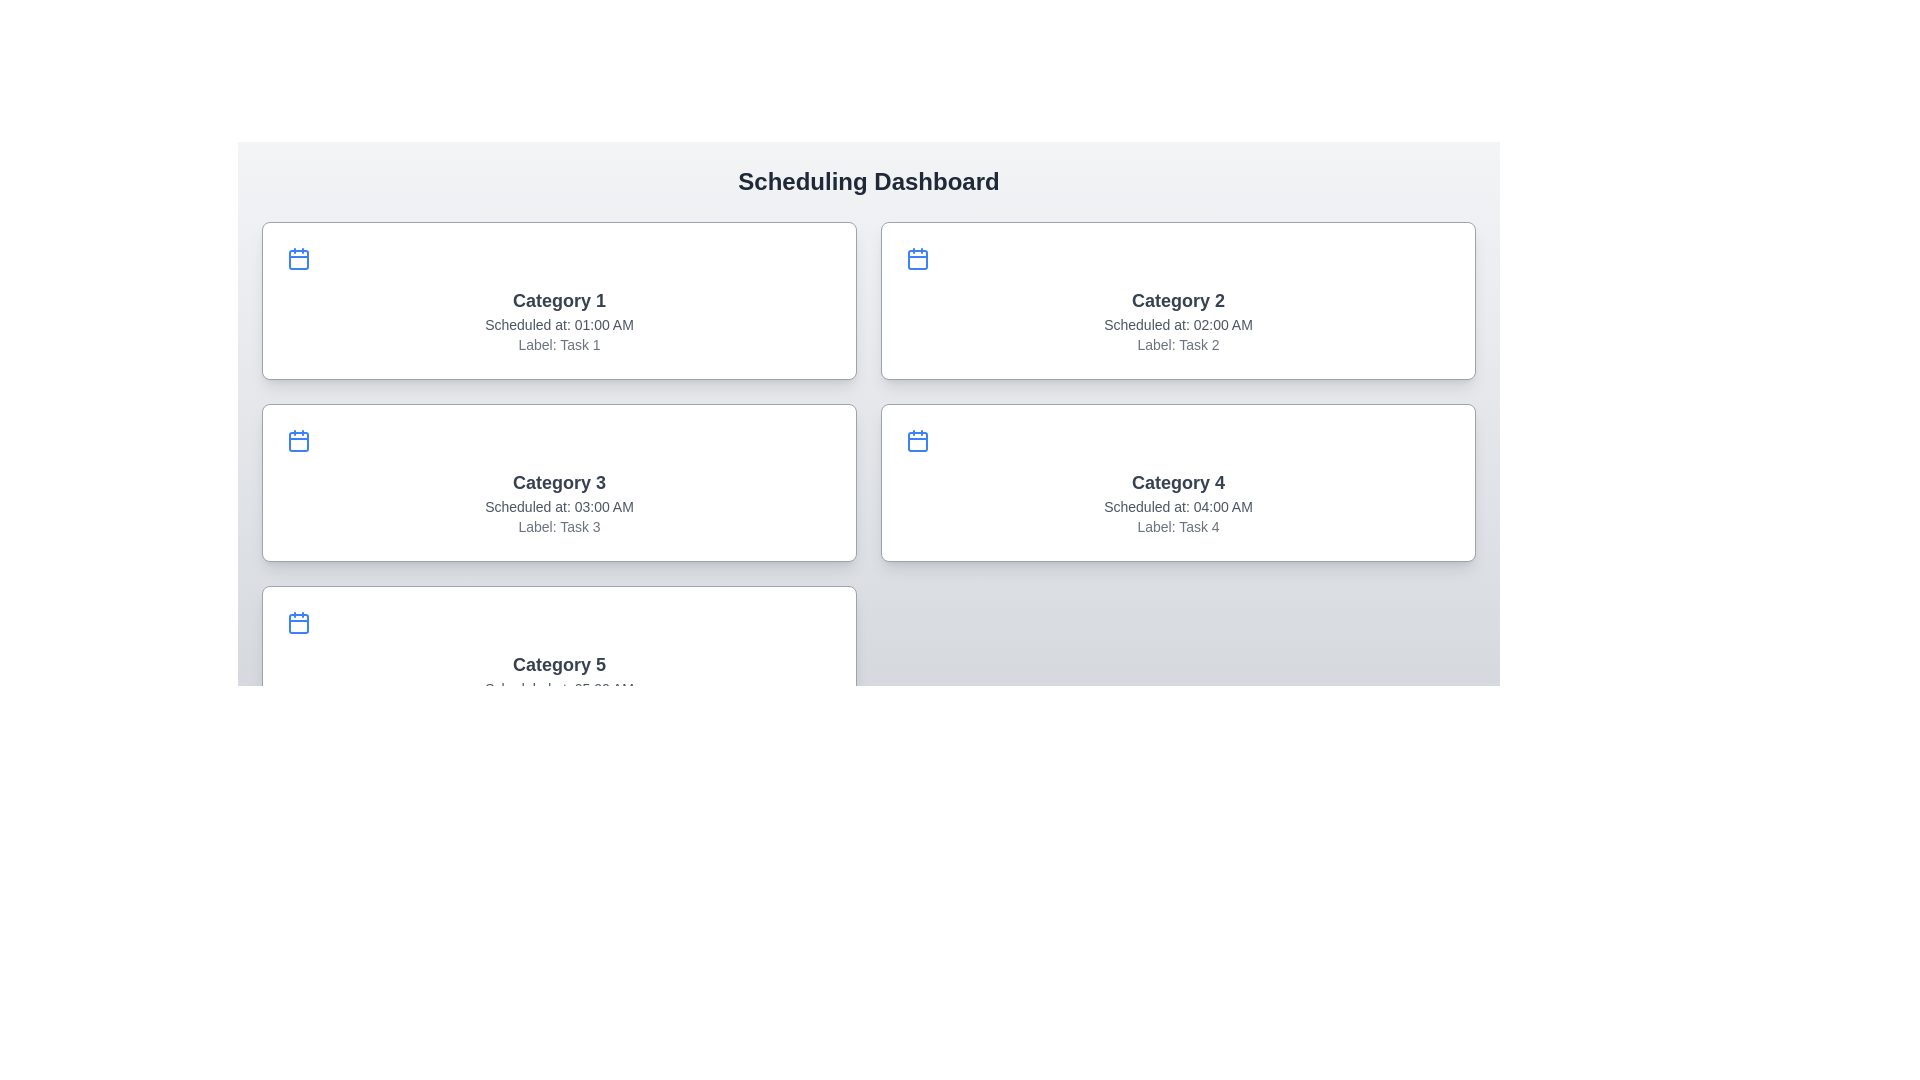  I want to click on the small calendar icon with a blue outline located in the top-left portion of the 'Category 4' card, so click(916, 439).